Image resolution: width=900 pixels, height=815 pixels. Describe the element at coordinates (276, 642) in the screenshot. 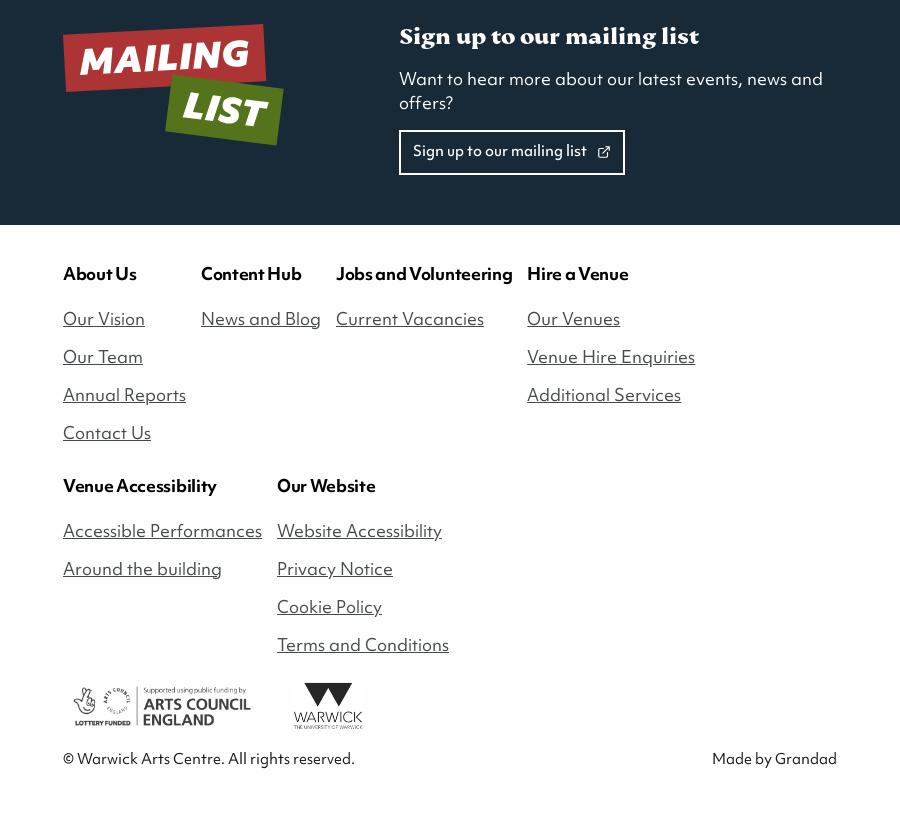

I see `'Terms and Conditions'` at that location.